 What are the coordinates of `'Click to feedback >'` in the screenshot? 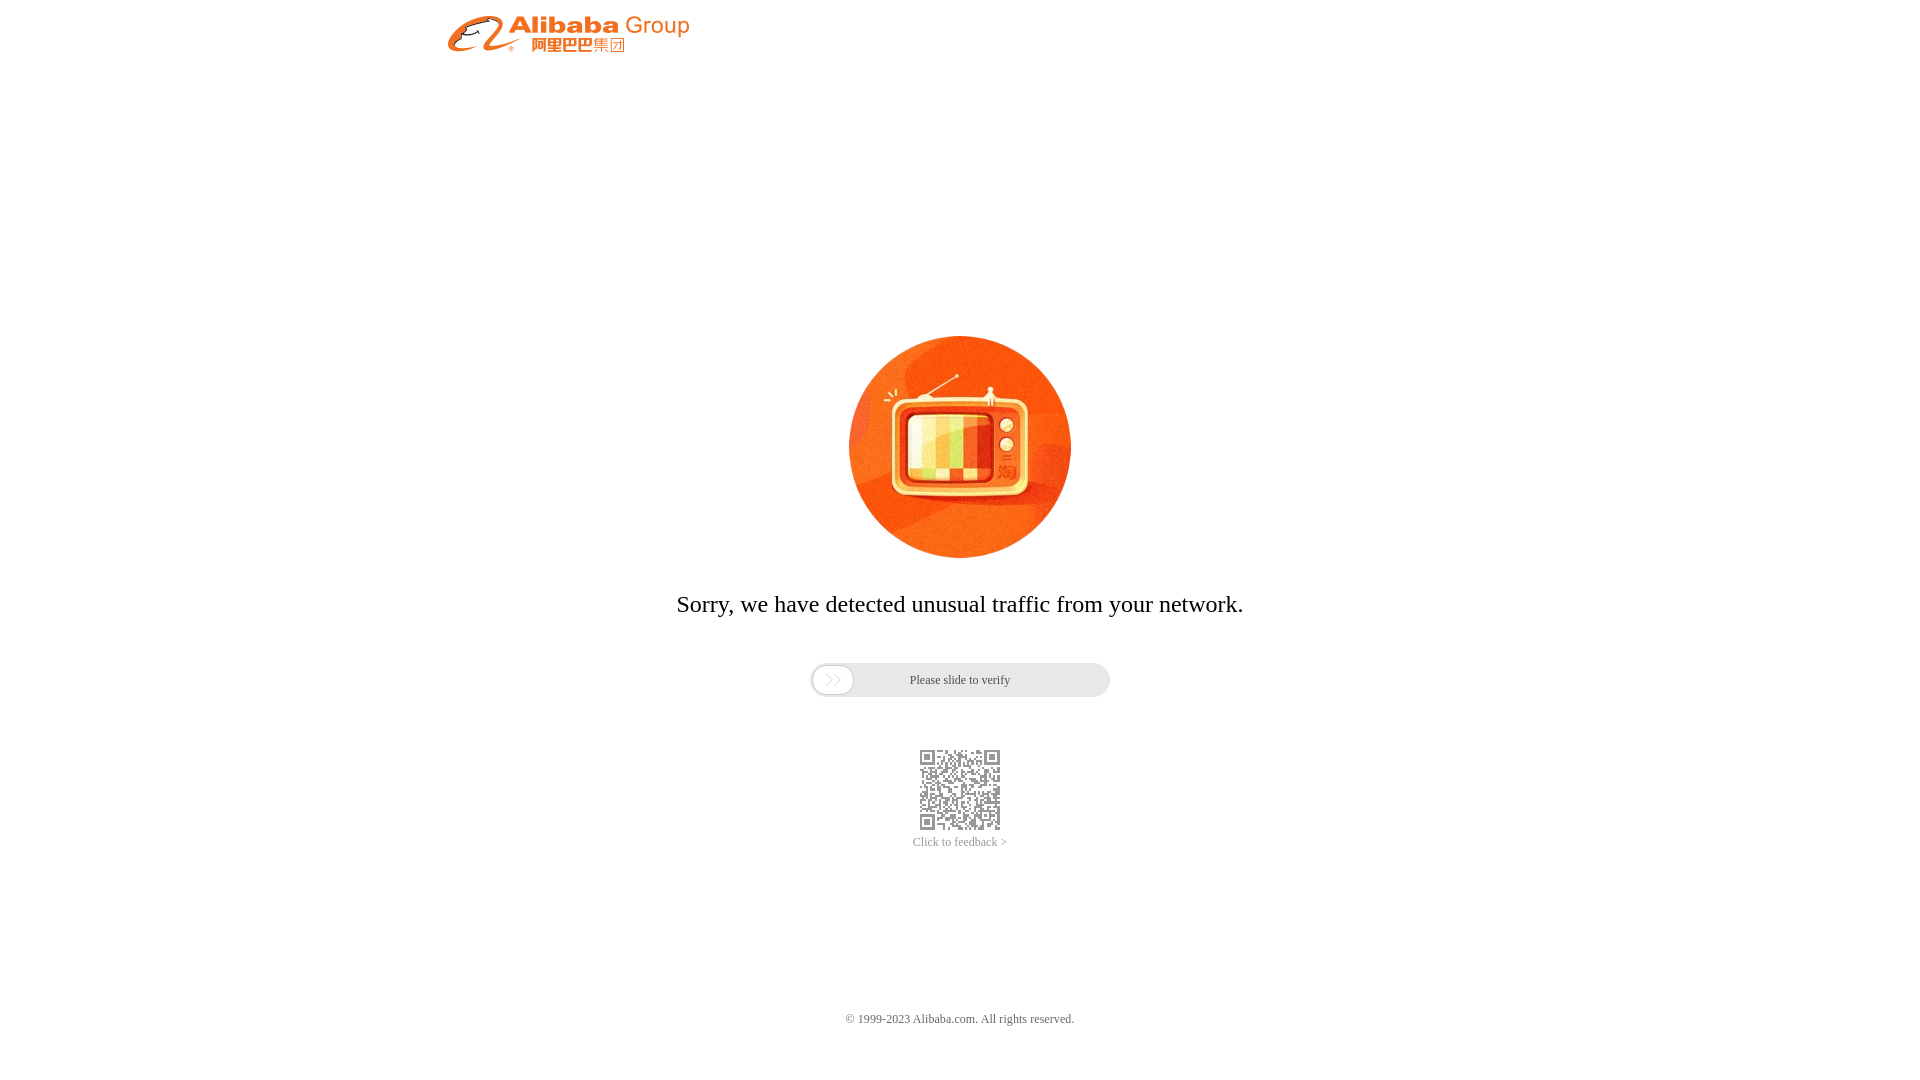 It's located at (960, 842).